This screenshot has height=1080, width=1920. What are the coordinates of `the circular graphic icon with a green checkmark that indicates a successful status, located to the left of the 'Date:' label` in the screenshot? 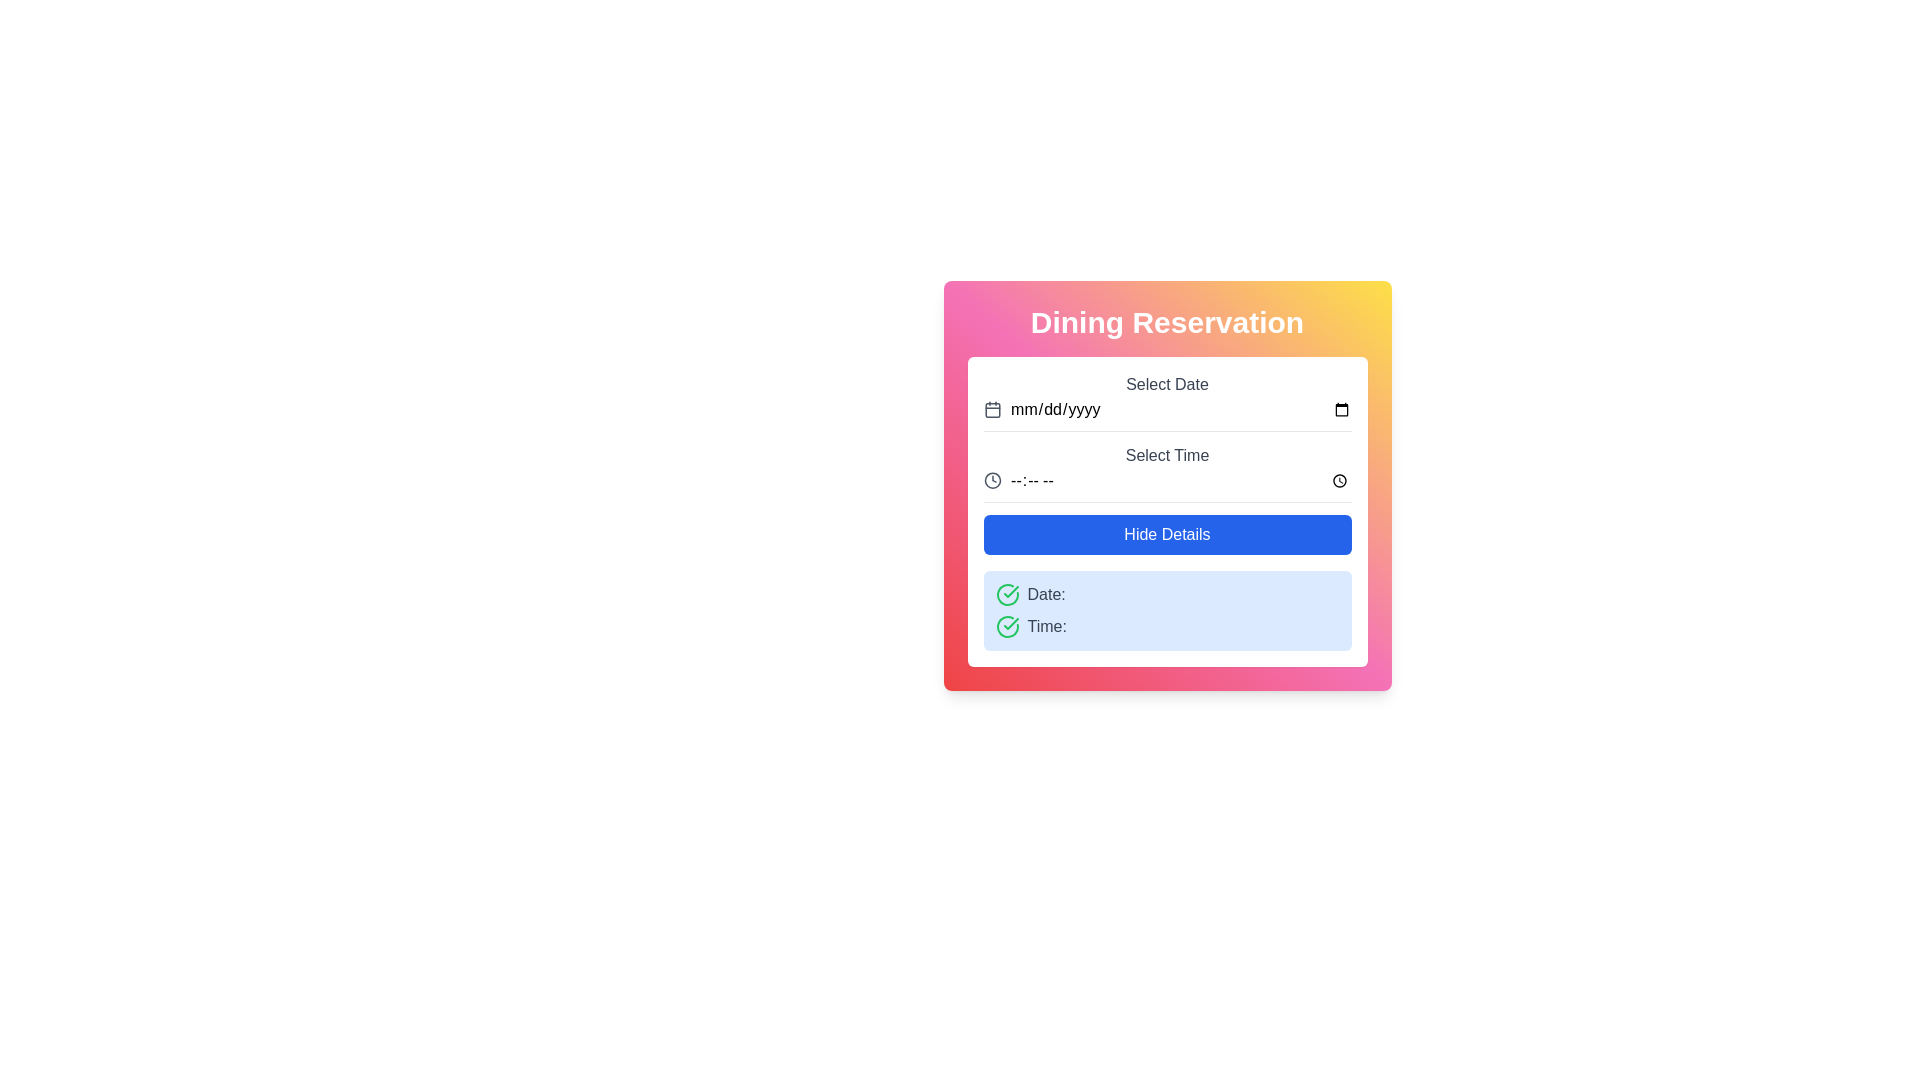 It's located at (1007, 593).